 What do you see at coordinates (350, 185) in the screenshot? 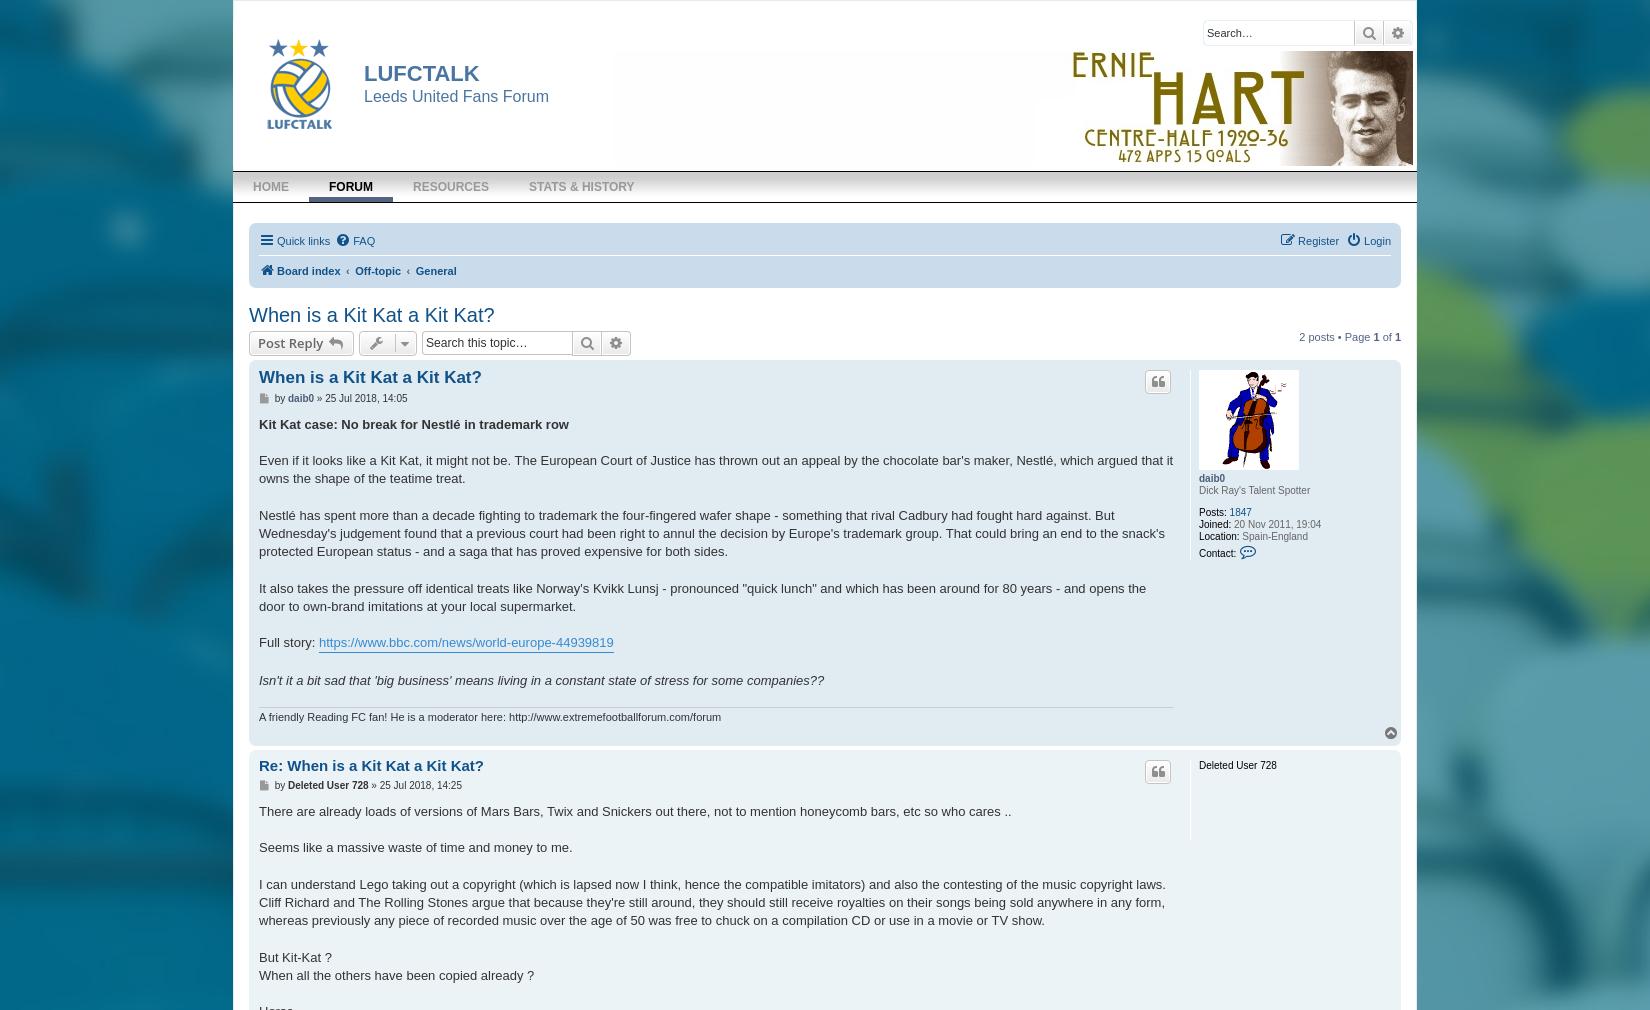
I see `'FORUM'` at bounding box center [350, 185].